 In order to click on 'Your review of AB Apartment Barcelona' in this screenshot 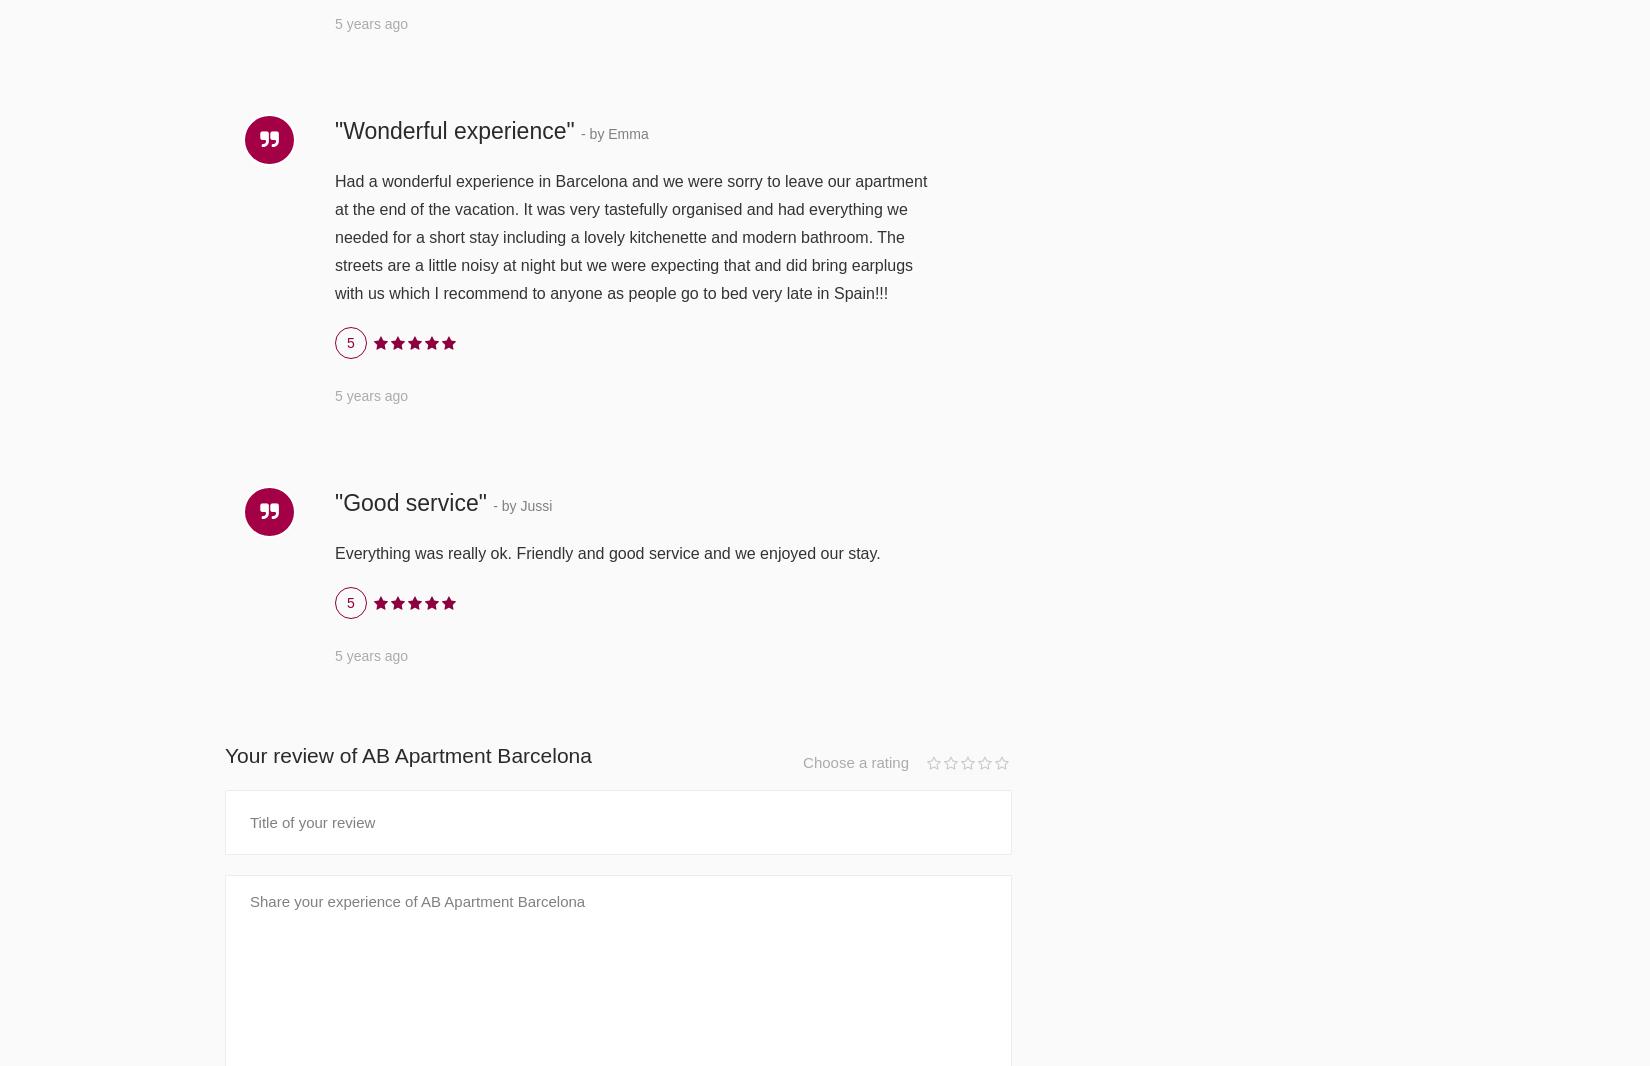, I will do `click(408, 753)`.